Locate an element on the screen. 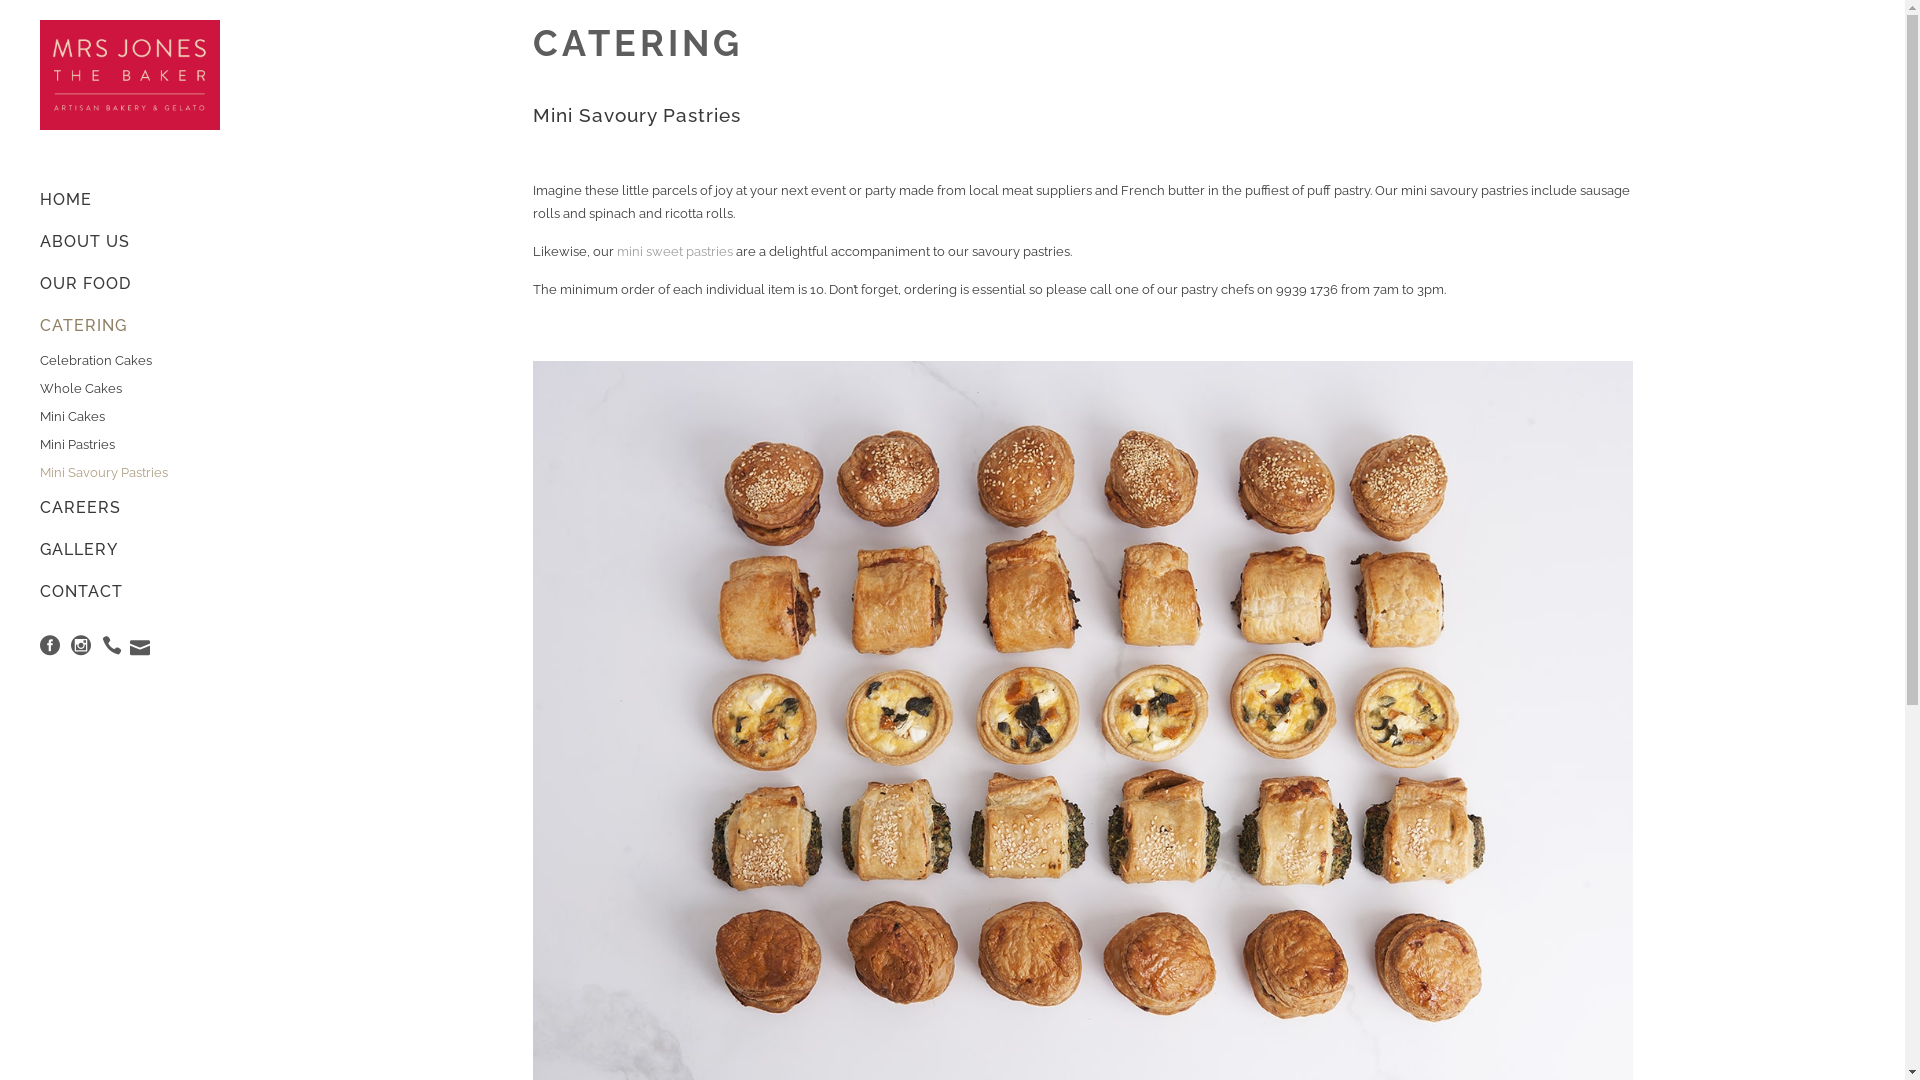  'Celebration Cakes' is located at coordinates (39, 361).